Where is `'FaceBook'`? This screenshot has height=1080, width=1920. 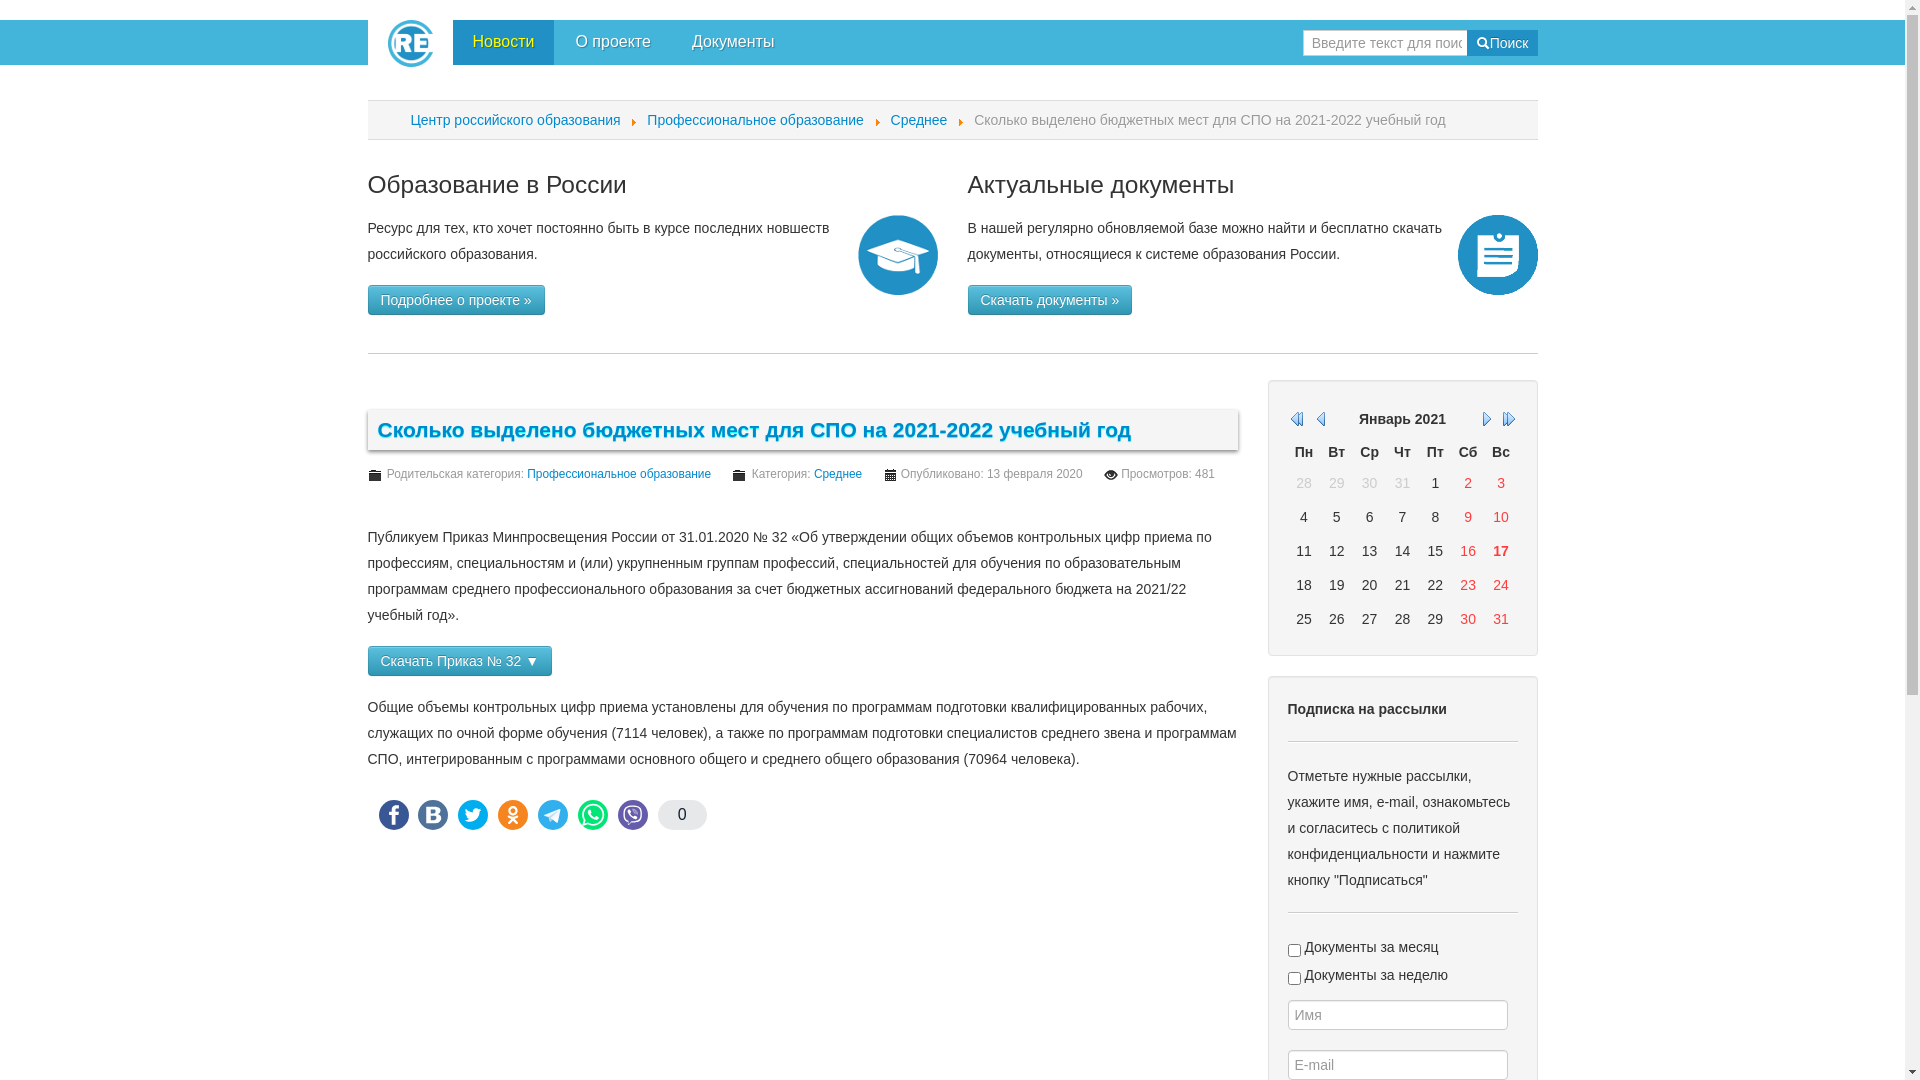 'FaceBook' is located at coordinates (393, 814).